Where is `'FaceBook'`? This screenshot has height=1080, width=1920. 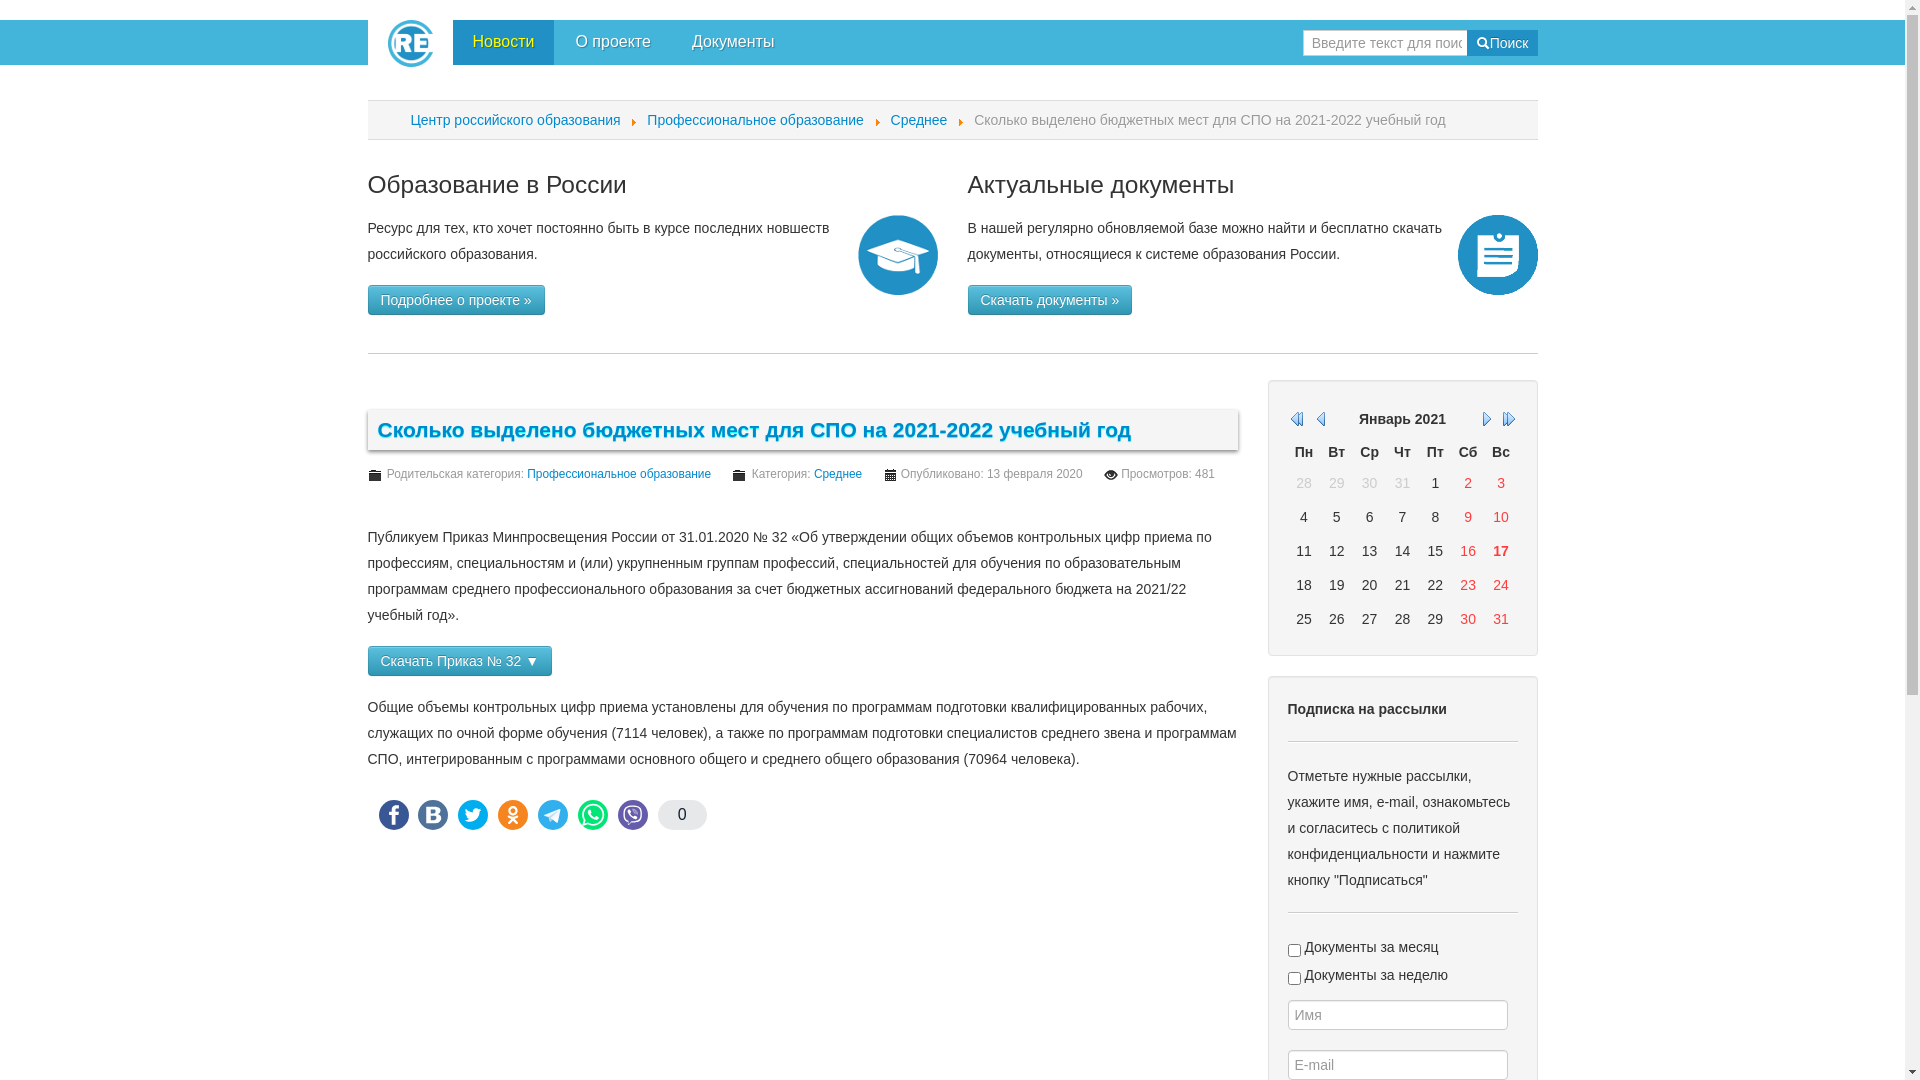 'FaceBook' is located at coordinates (393, 814).